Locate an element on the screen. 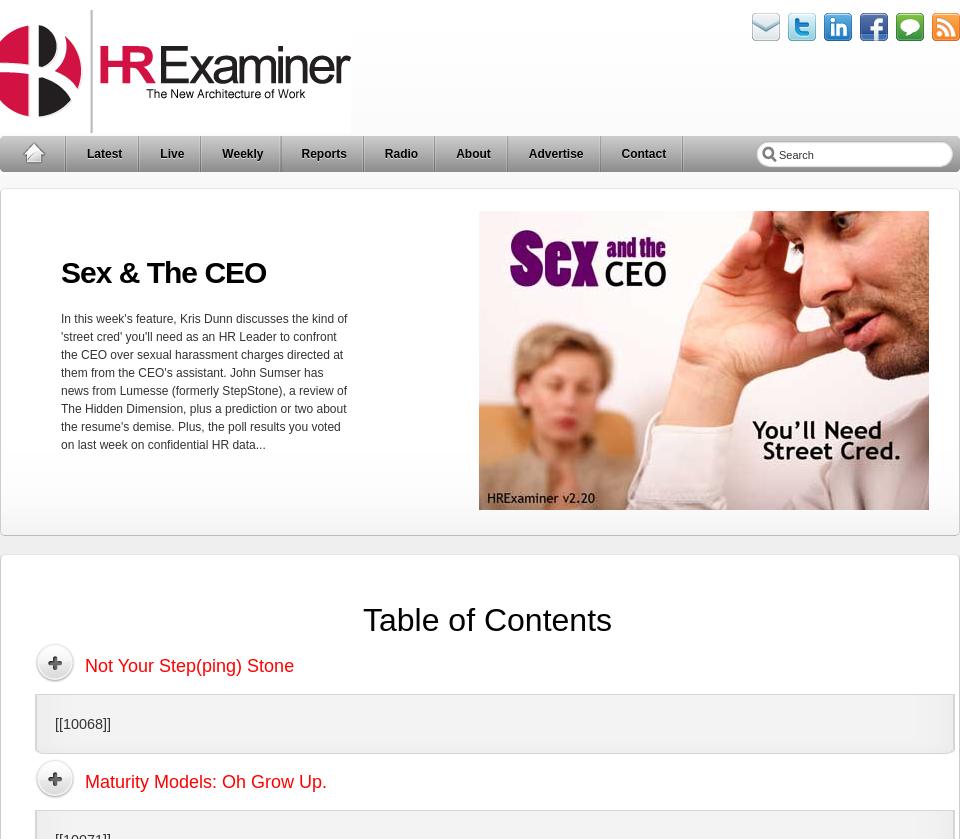 This screenshot has width=960, height=839. 'Weekly' is located at coordinates (241, 154).